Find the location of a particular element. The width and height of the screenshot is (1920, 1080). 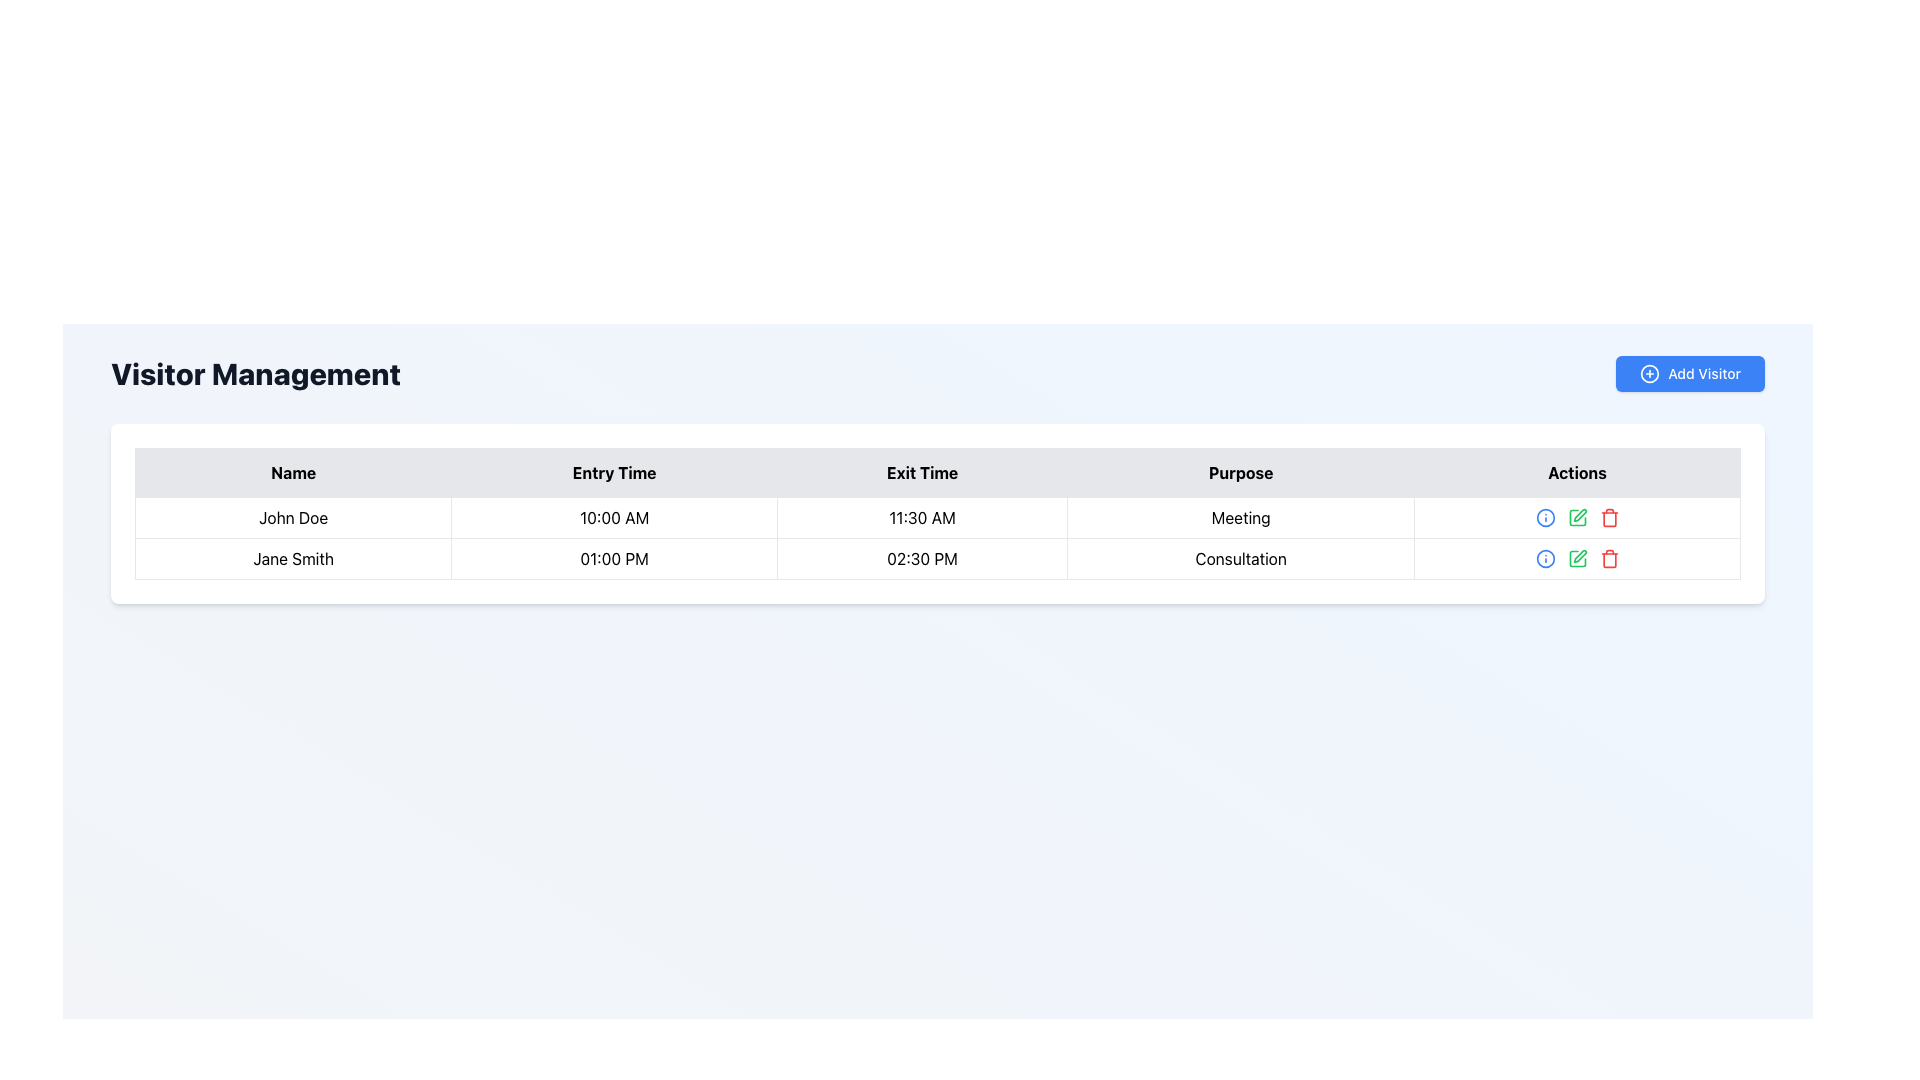

the delete button located at the far right of the 'Actions' column in the second row of the visitor management table is located at coordinates (1609, 516).